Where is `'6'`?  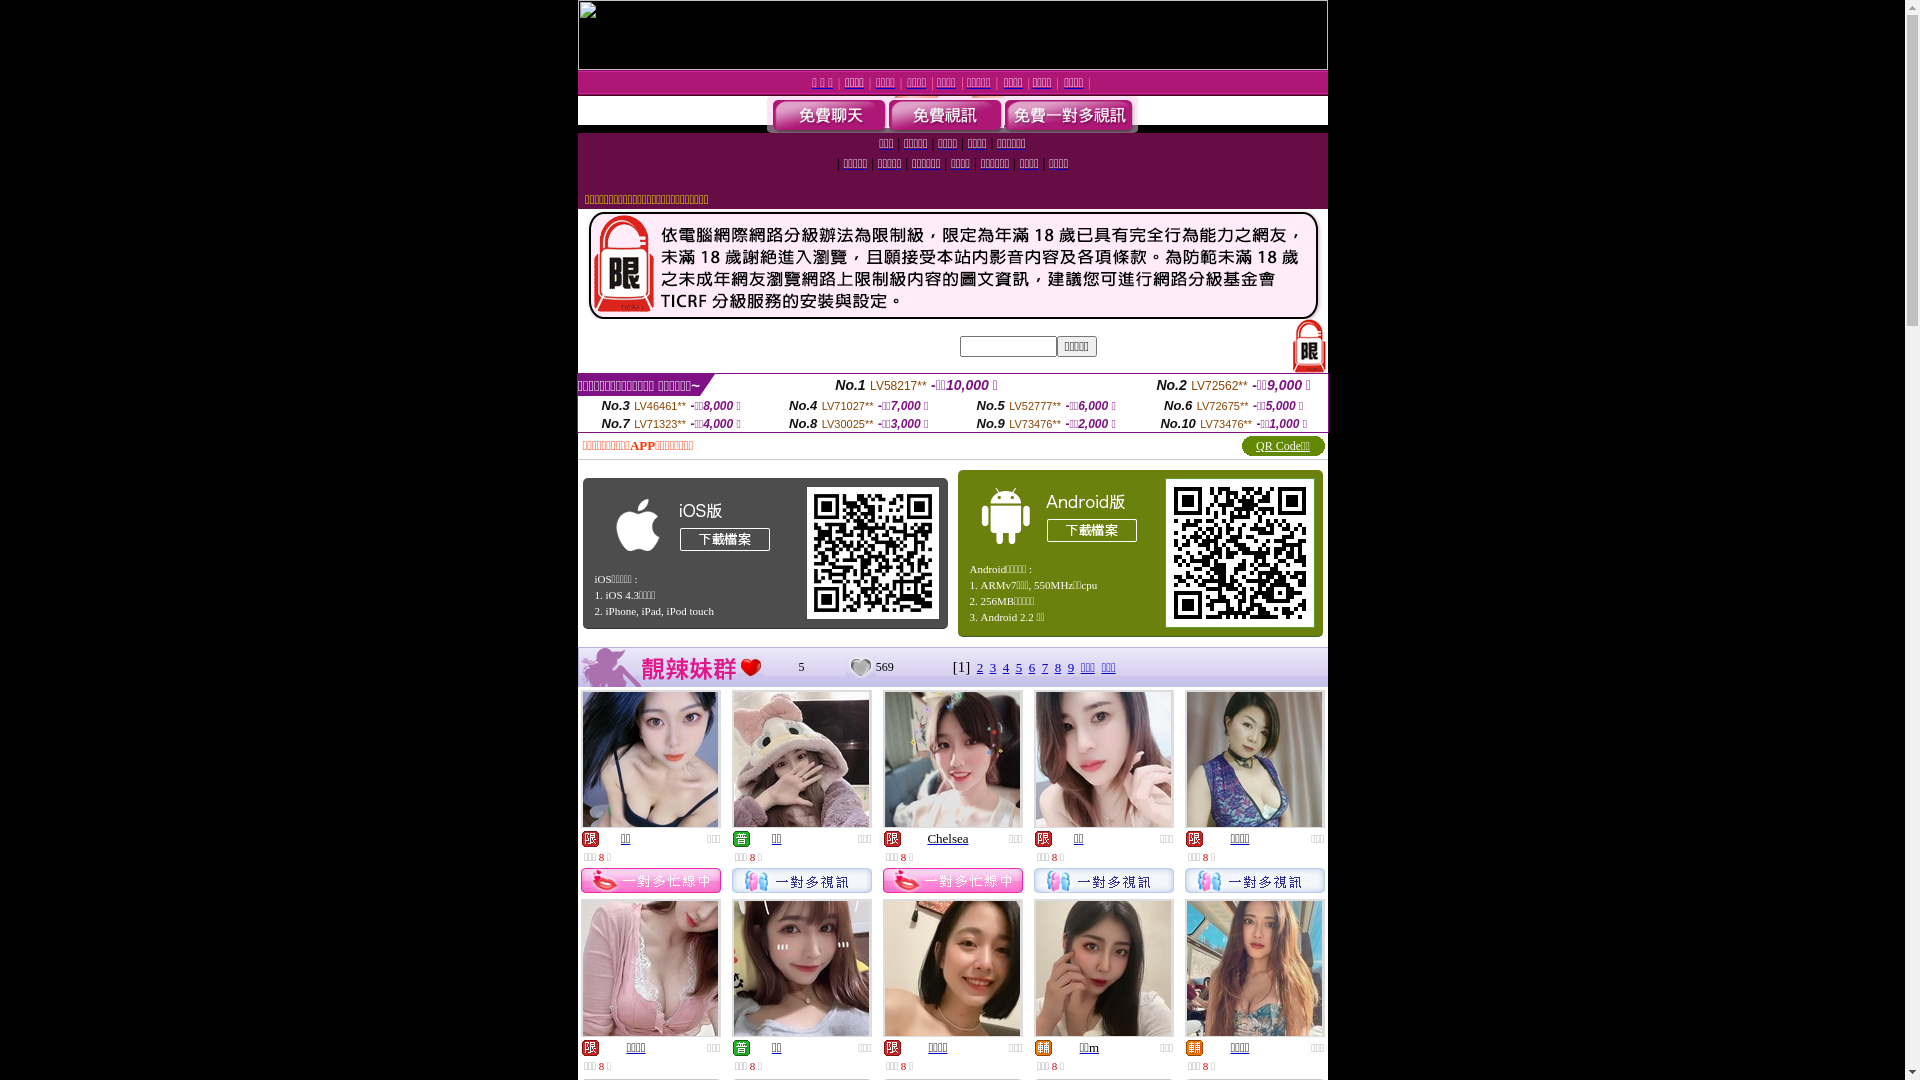
'6' is located at coordinates (1028, 667).